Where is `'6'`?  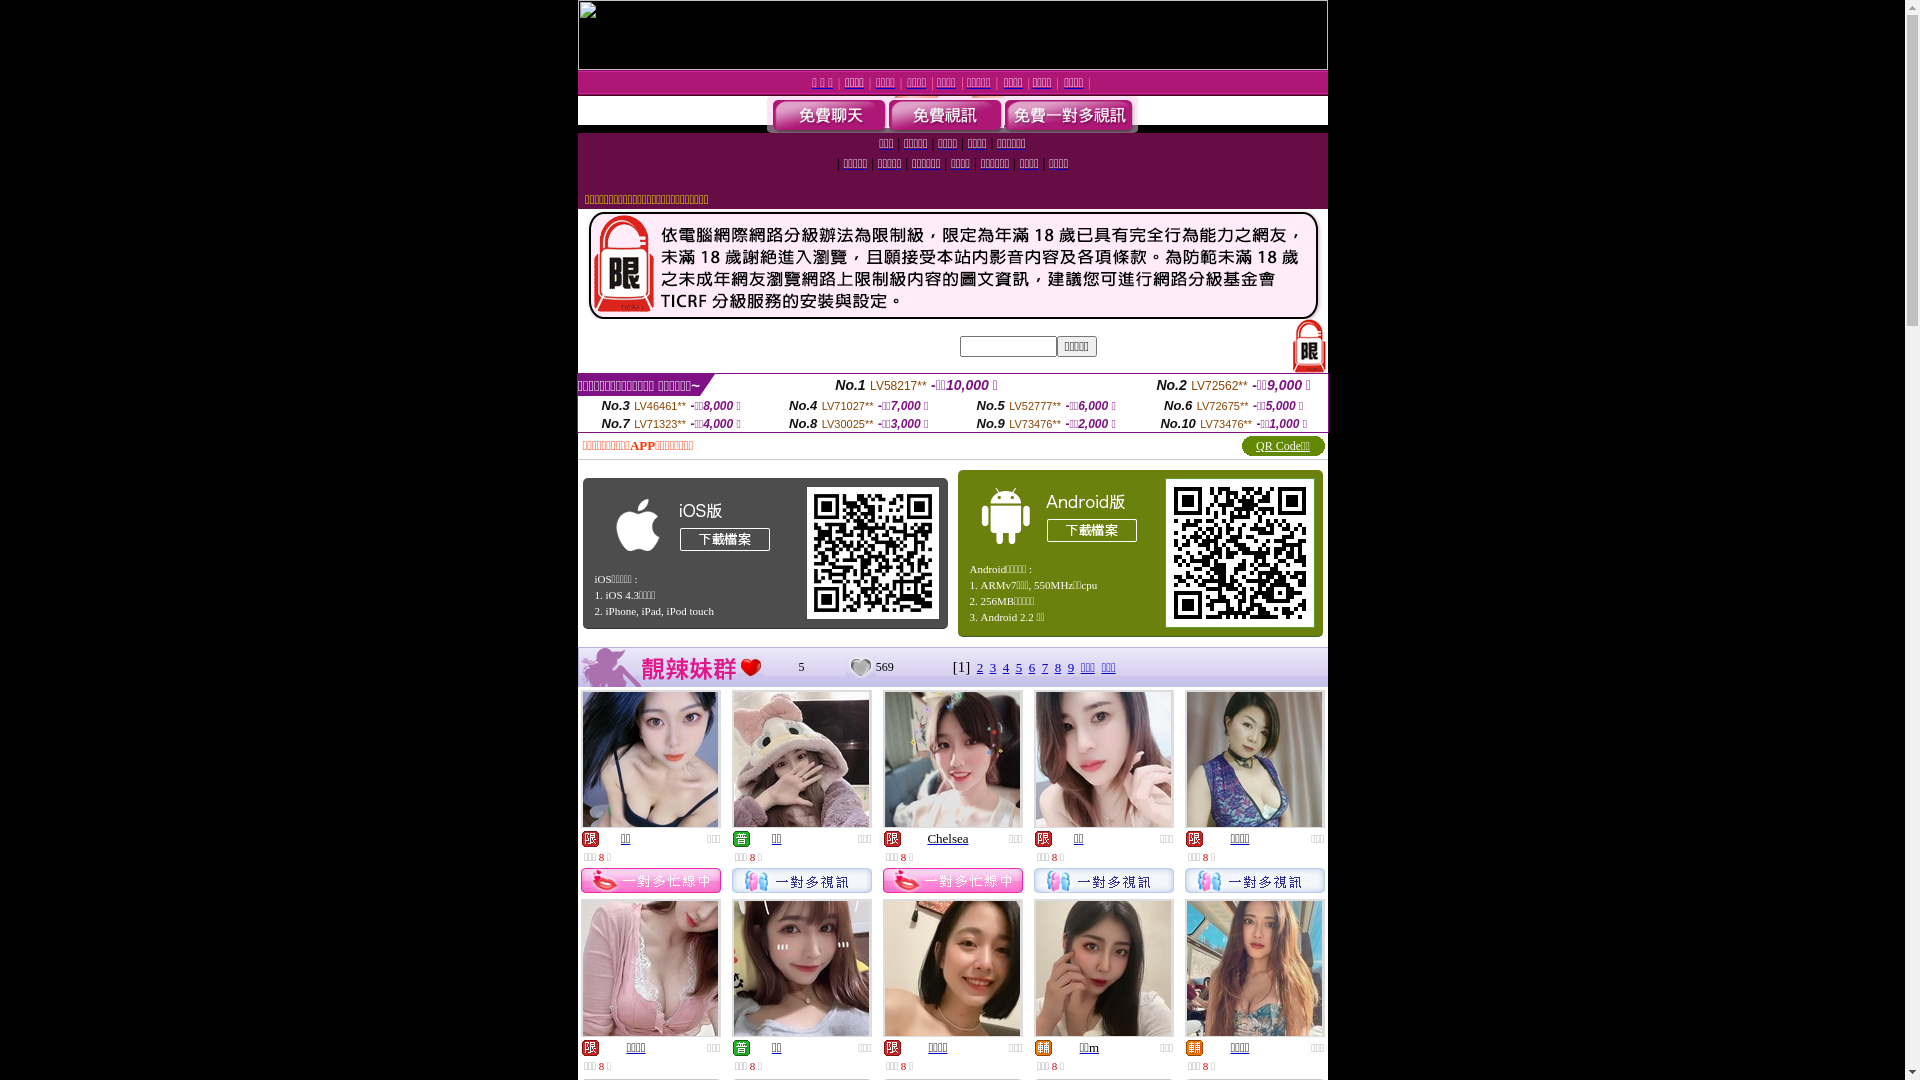
'6' is located at coordinates (1028, 667).